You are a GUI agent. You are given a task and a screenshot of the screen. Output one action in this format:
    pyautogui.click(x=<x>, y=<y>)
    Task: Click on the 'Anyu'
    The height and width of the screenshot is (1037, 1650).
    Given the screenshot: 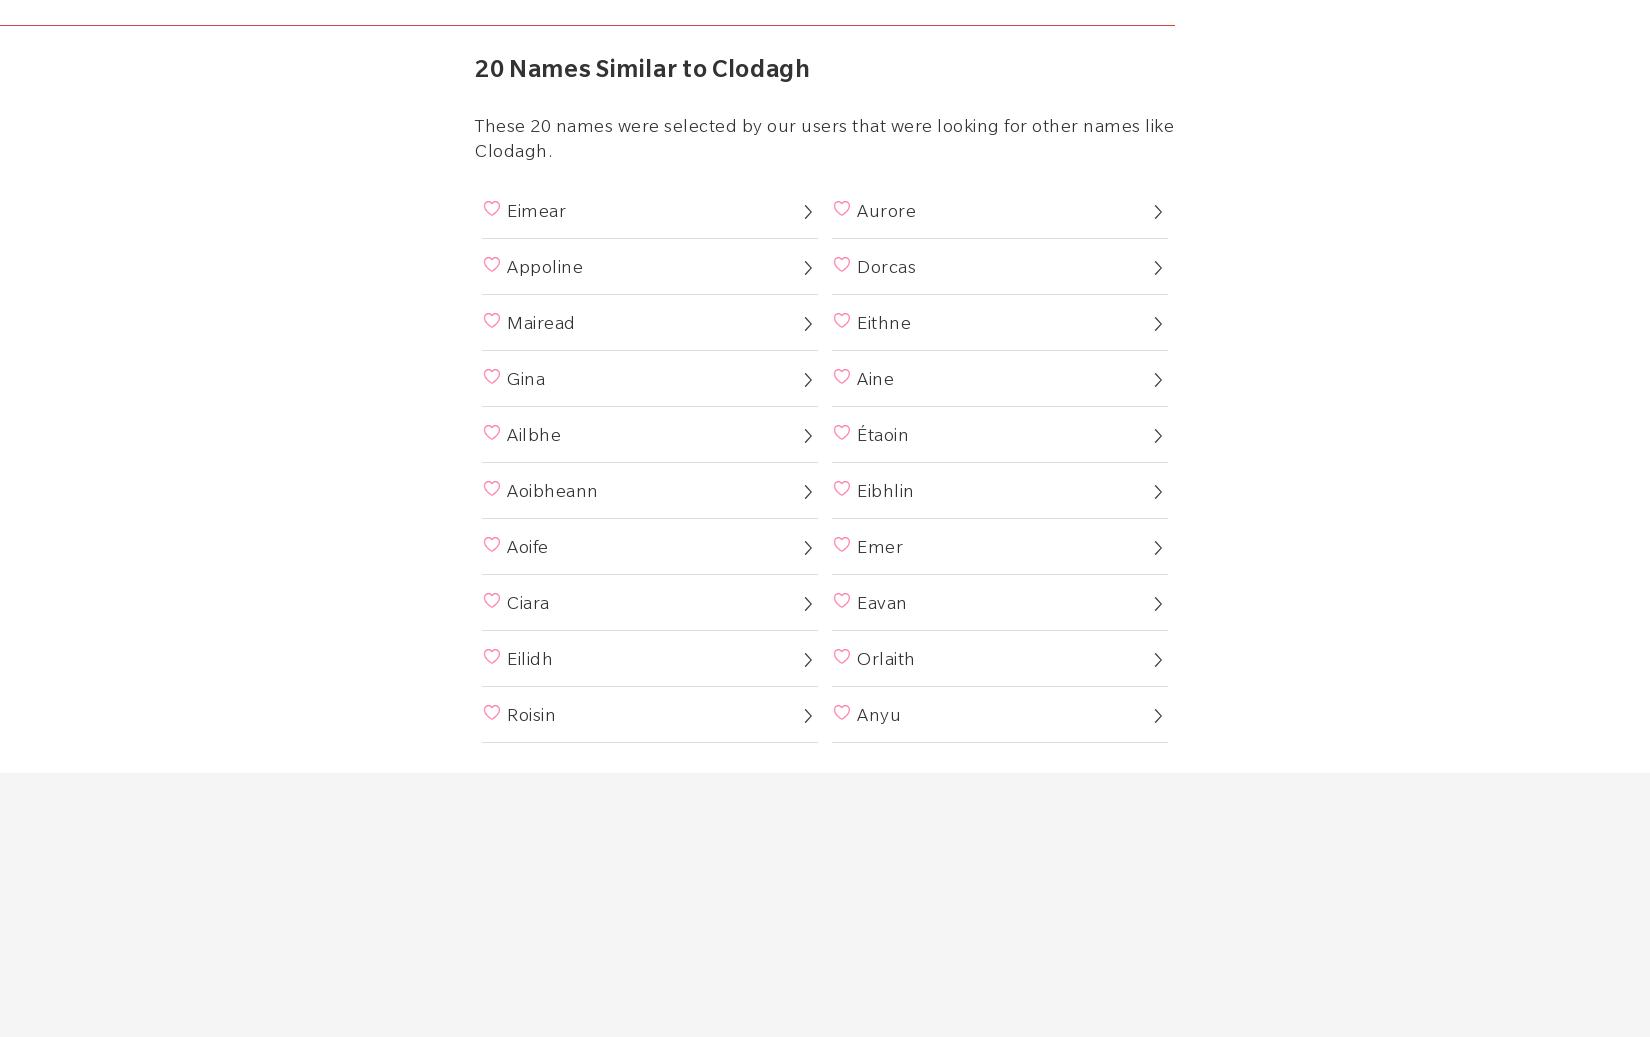 What is the action you would take?
    pyautogui.click(x=878, y=714)
    